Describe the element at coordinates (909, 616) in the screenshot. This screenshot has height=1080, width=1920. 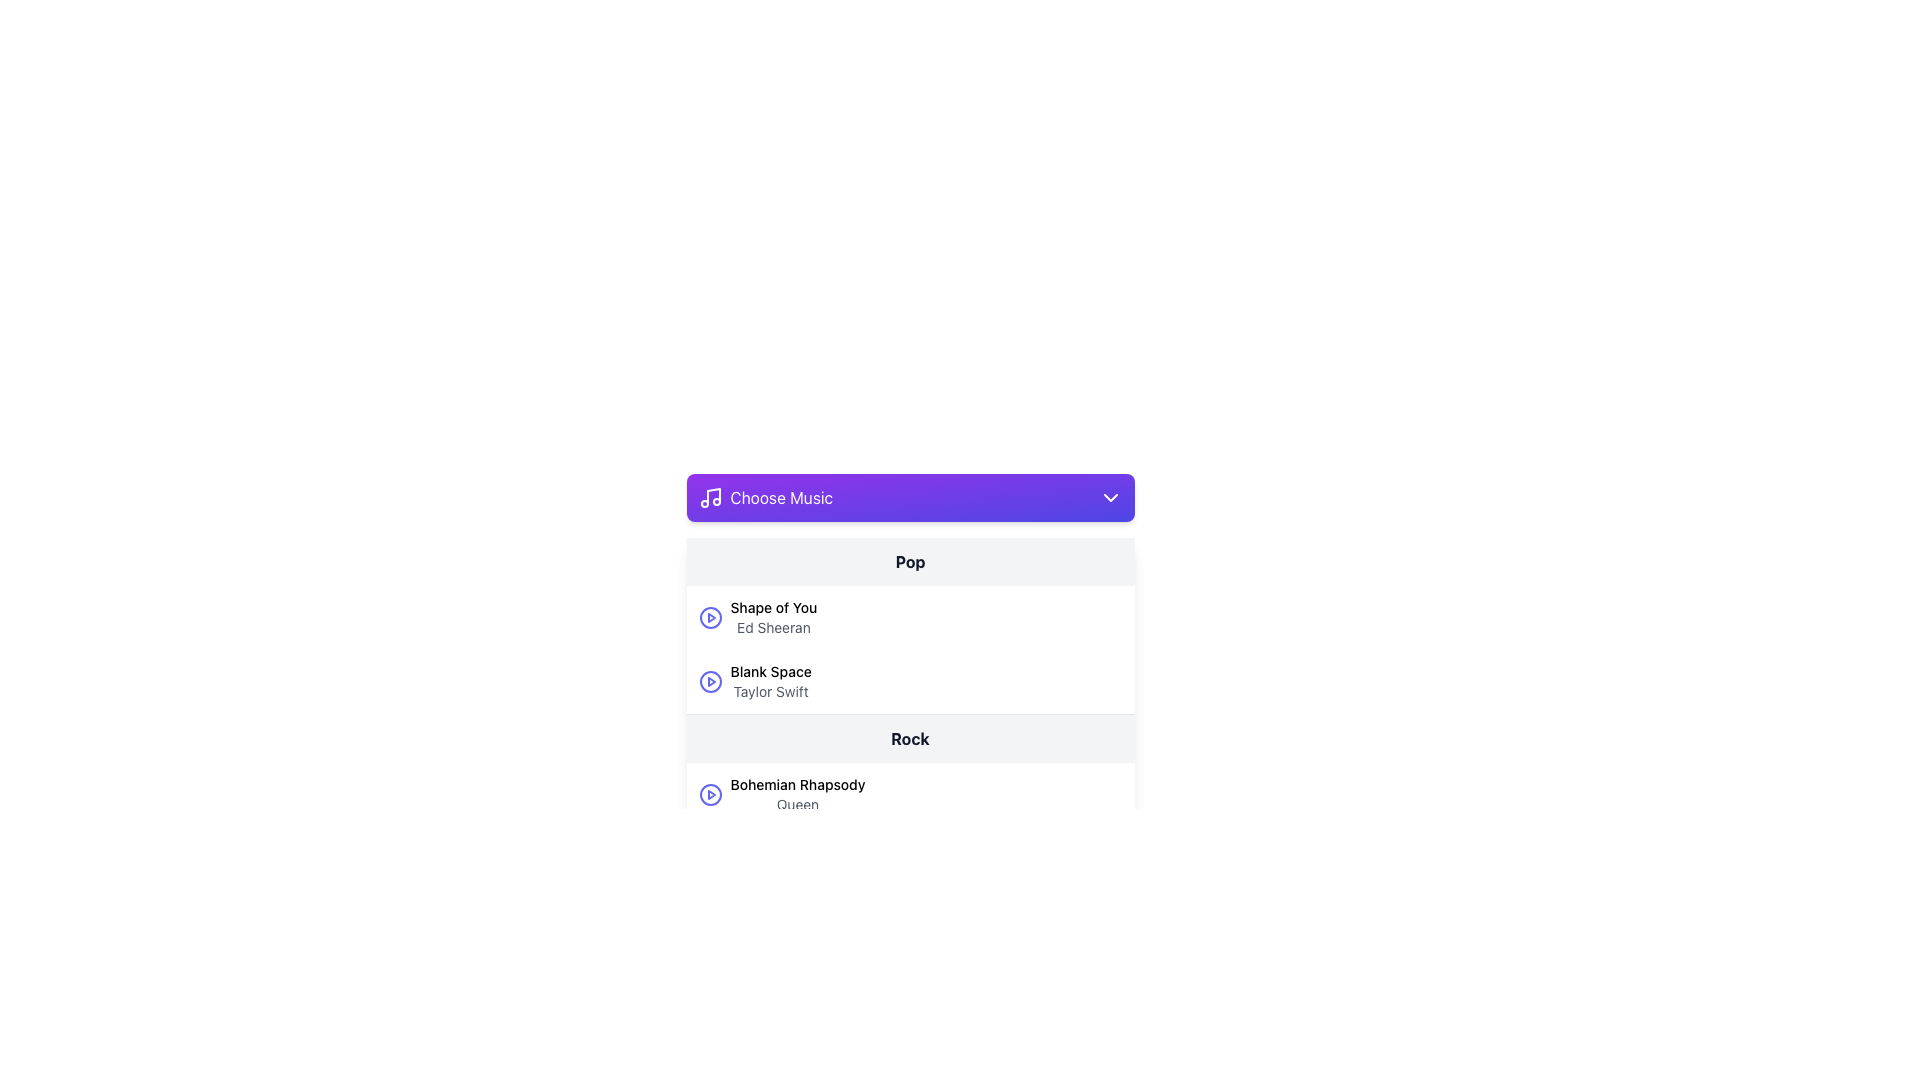
I see `the first list item in the 'Pop' category that displays 'Shape of You' by Ed Sheeran` at that location.